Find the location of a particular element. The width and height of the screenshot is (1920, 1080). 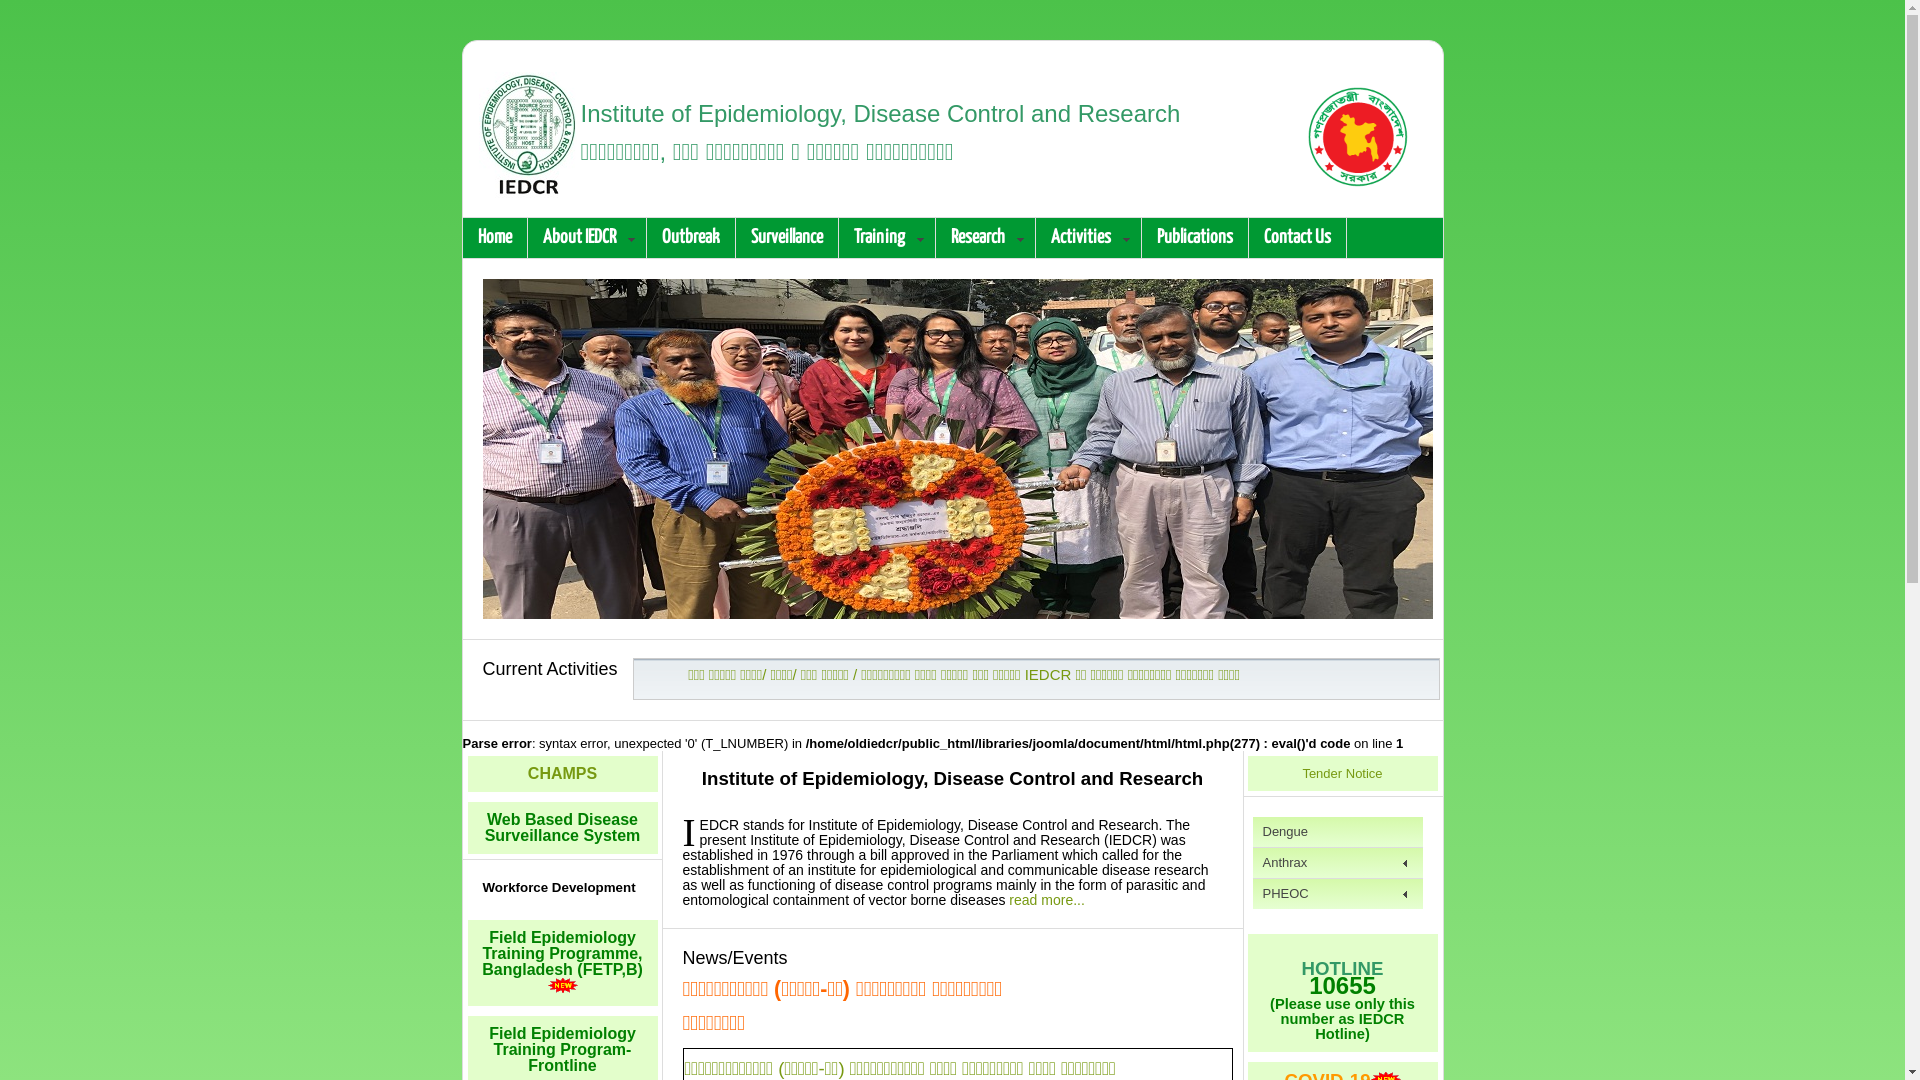

'Contact Us' is located at coordinates (1296, 237).